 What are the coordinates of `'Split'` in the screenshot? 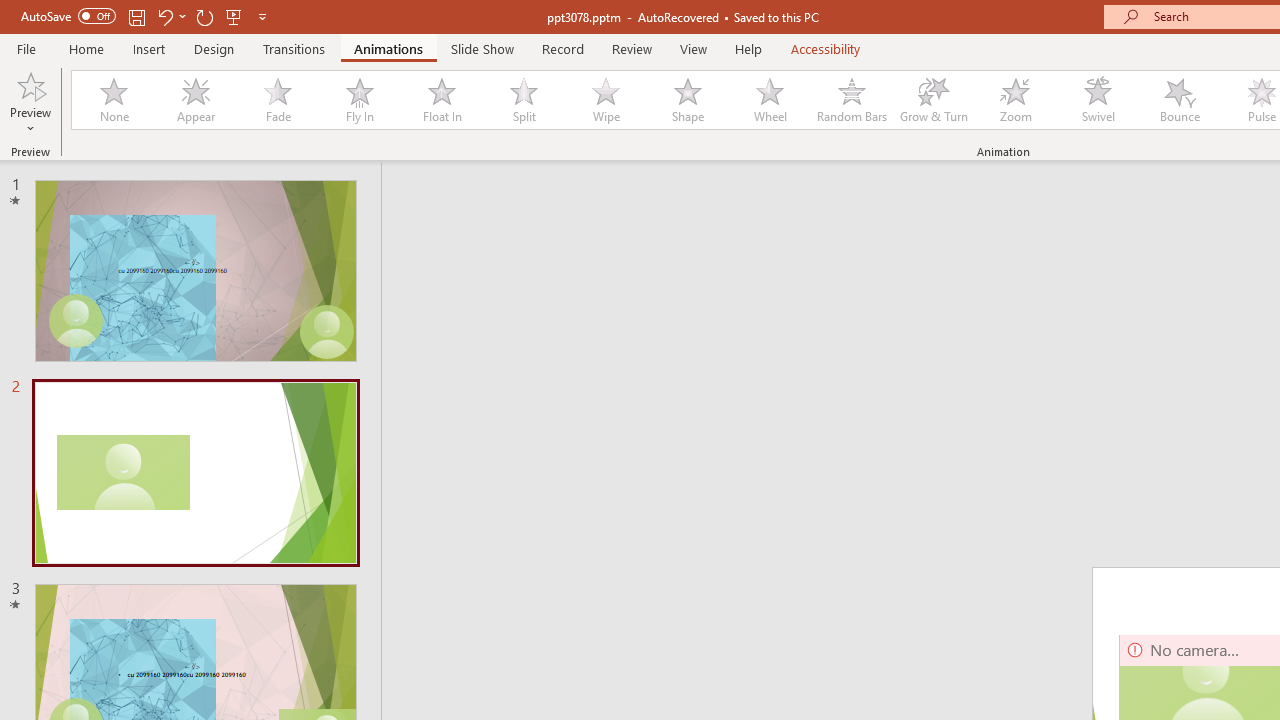 It's located at (523, 100).